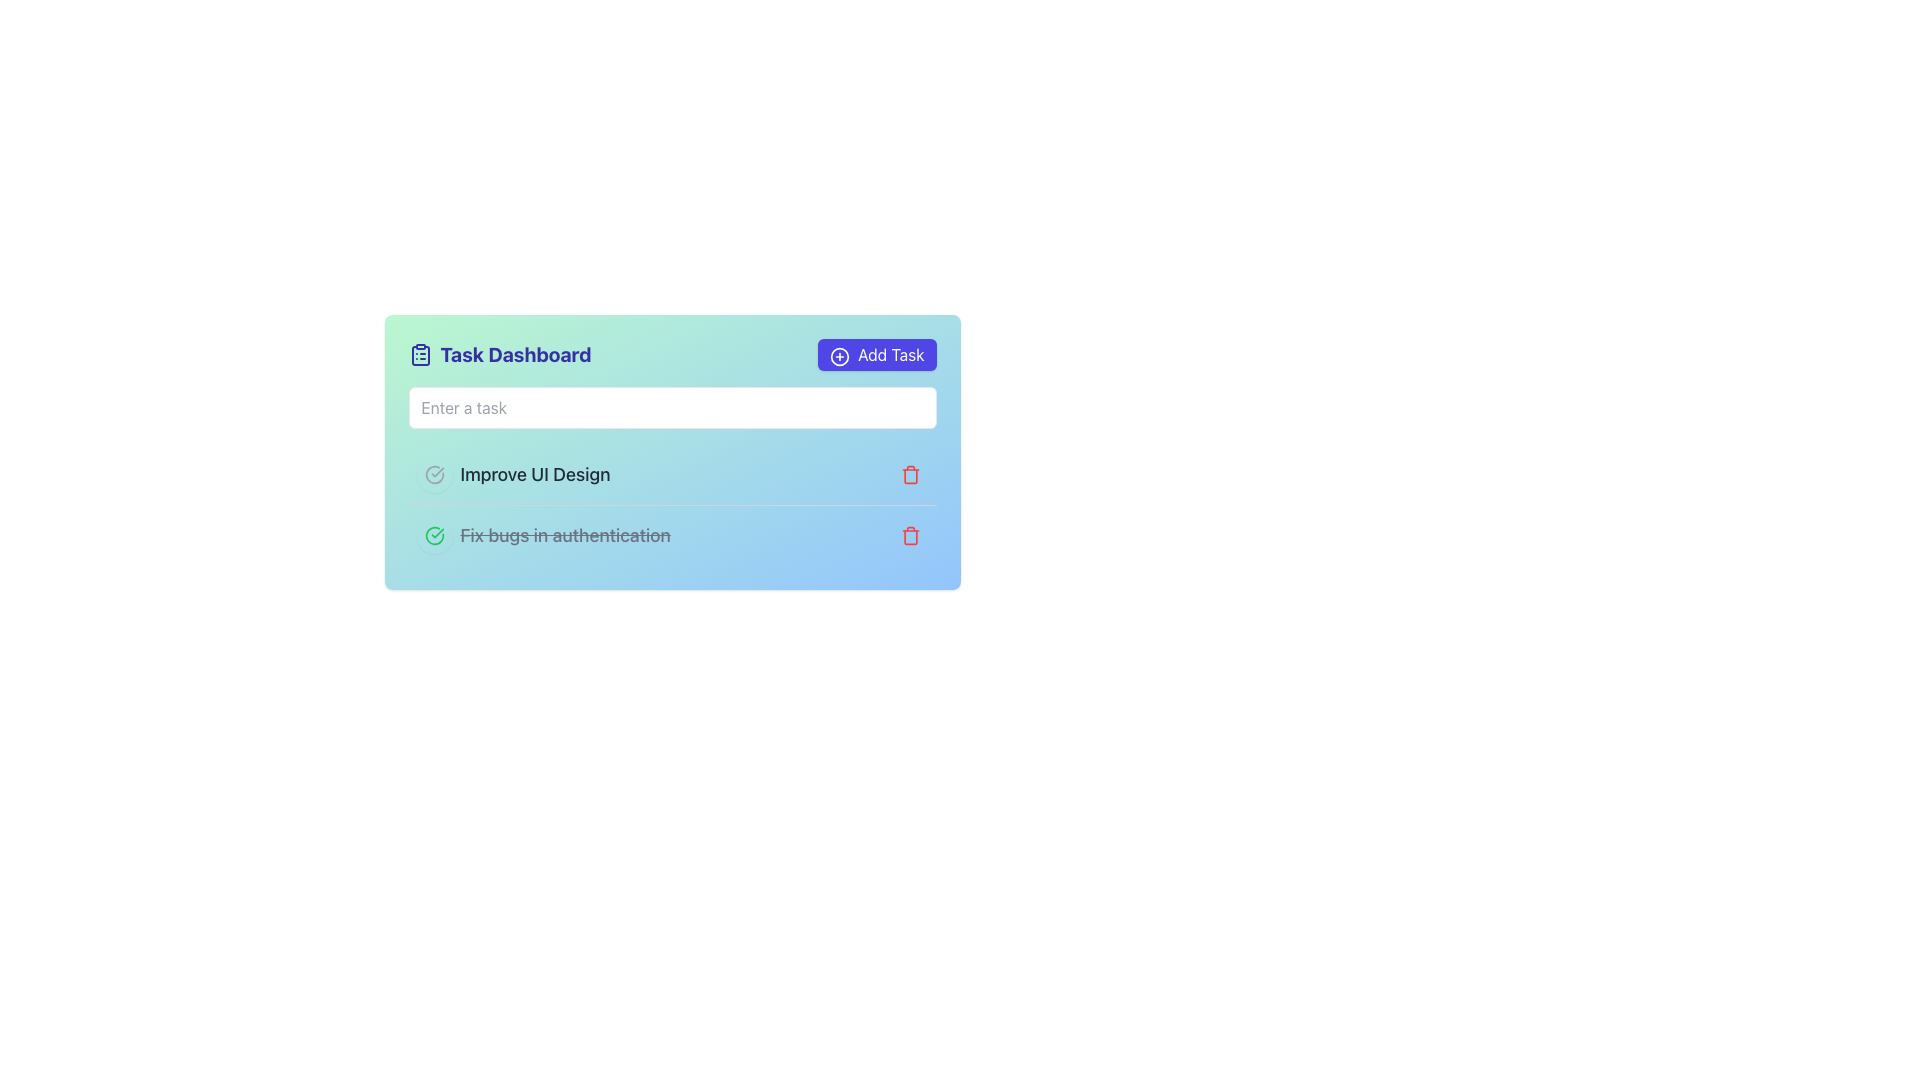 The image size is (1920, 1080). What do you see at coordinates (840, 355) in the screenshot?
I see `the icon to the left of the 'Add Task' text in the top-right corner of the task dashboard` at bounding box center [840, 355].